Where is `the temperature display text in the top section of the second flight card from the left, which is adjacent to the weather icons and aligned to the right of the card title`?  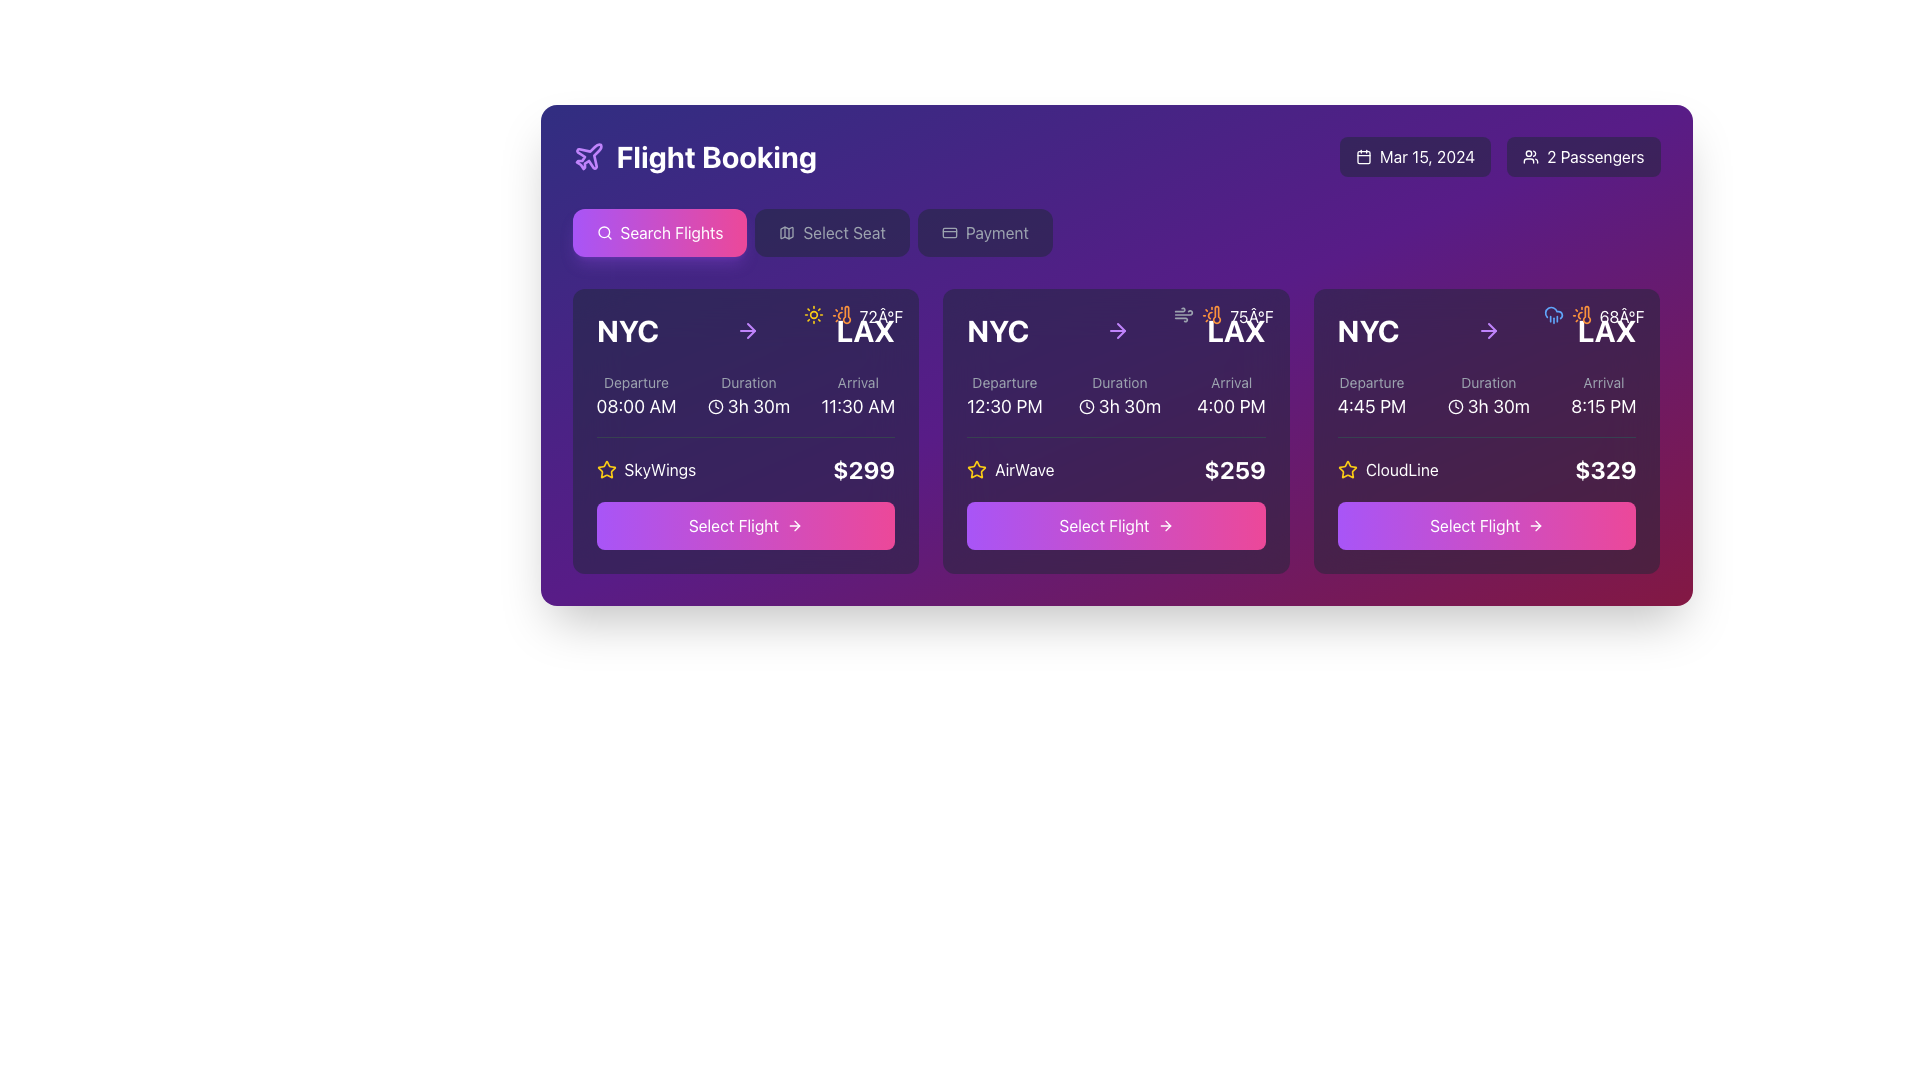
the temperature display text in the top section of the second flight card from the left, which is adjacent to the weather icons and aligned to the right of the card title is located at coordinates (880, 315).